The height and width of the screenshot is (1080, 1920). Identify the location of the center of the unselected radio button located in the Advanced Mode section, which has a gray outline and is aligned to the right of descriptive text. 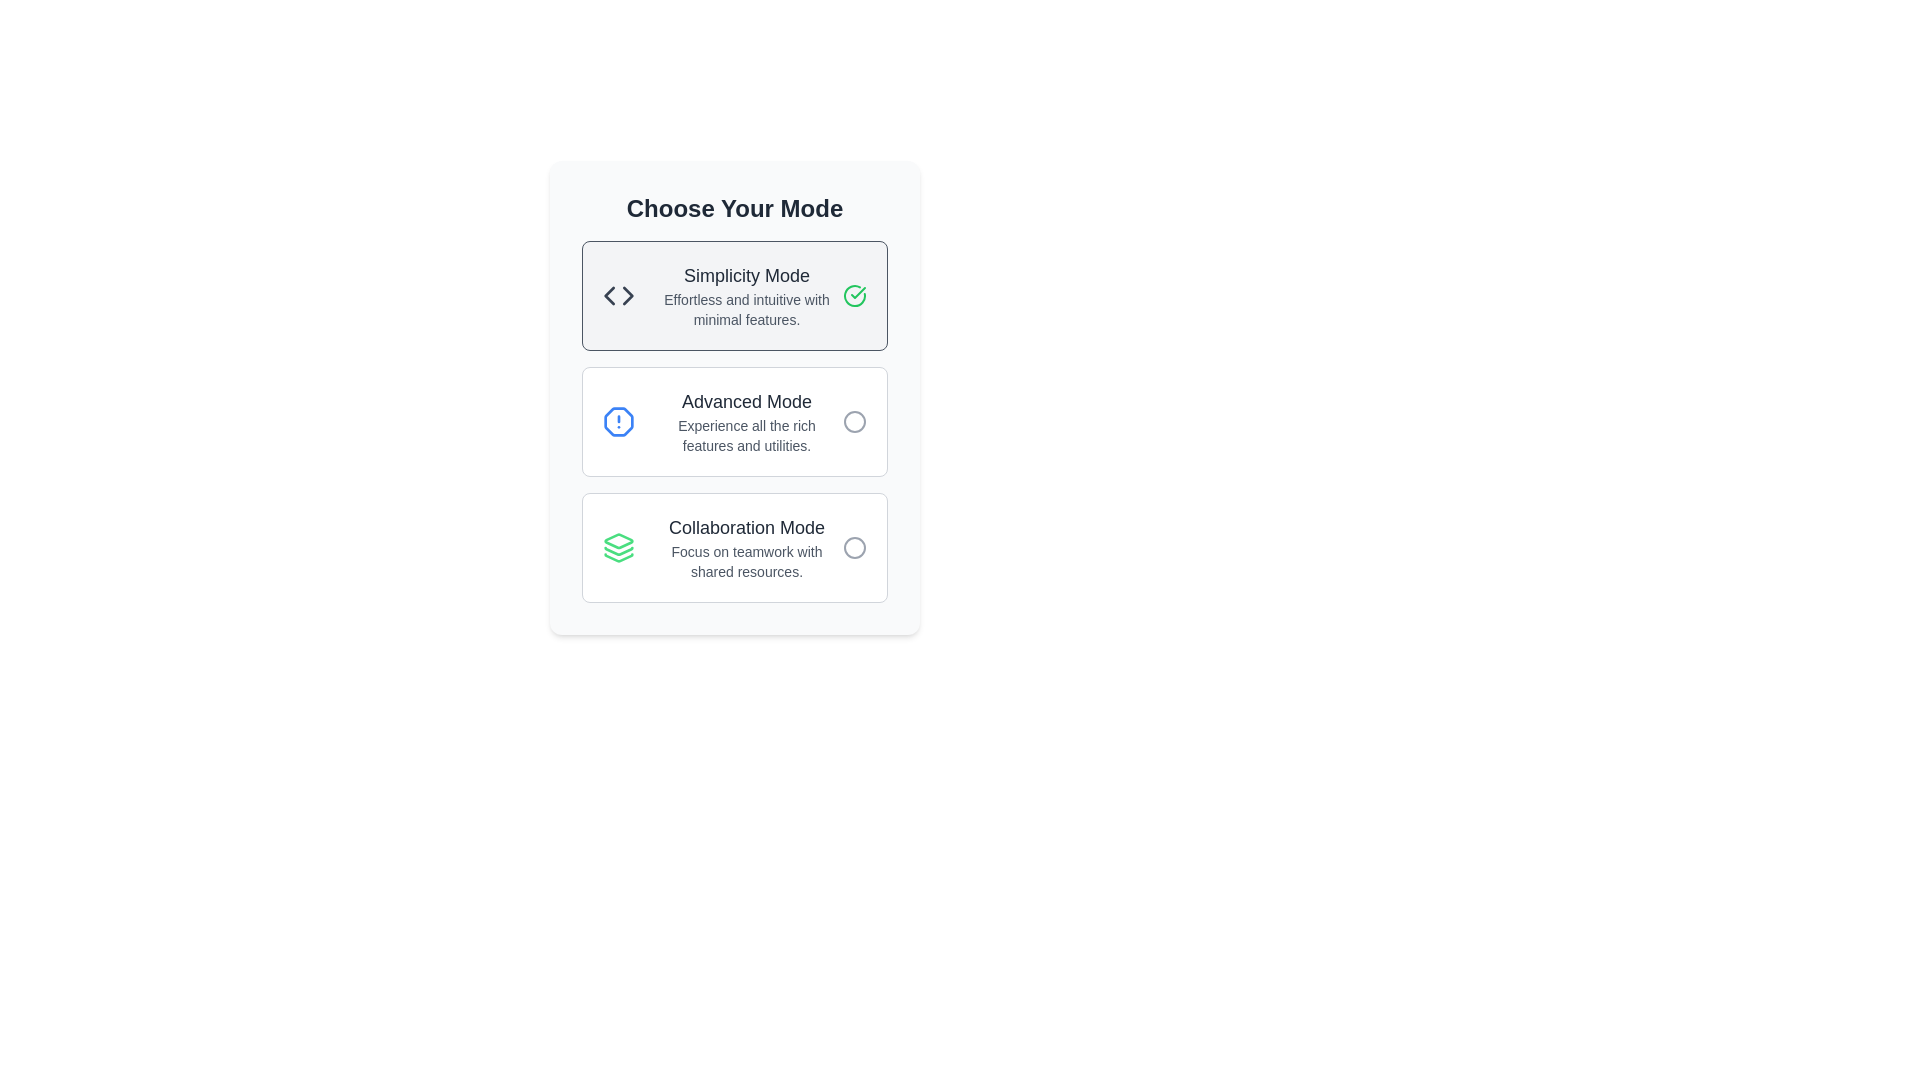
(854, 420).